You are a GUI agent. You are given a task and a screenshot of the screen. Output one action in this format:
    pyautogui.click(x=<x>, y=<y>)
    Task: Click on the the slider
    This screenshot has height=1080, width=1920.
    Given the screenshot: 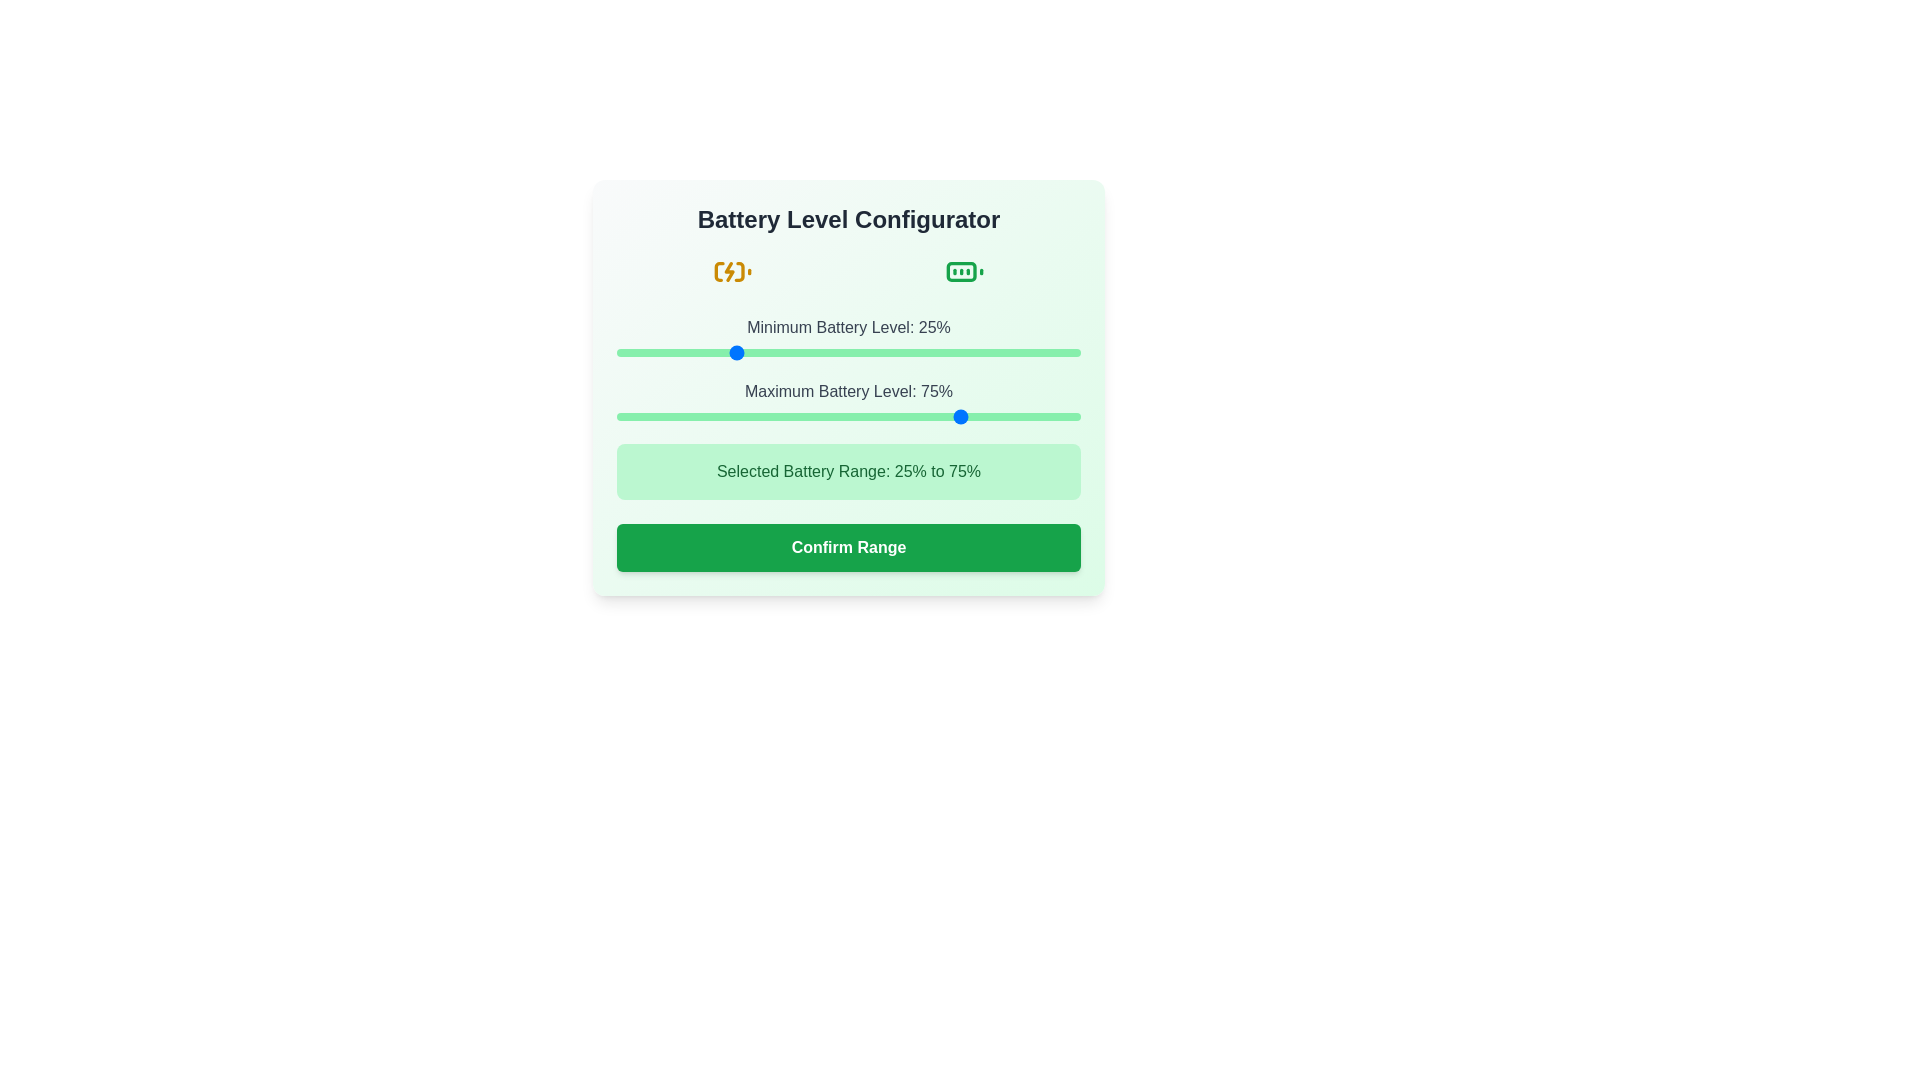 What is the action you would take?
    pyautogui.click(x=791, y=415)
    